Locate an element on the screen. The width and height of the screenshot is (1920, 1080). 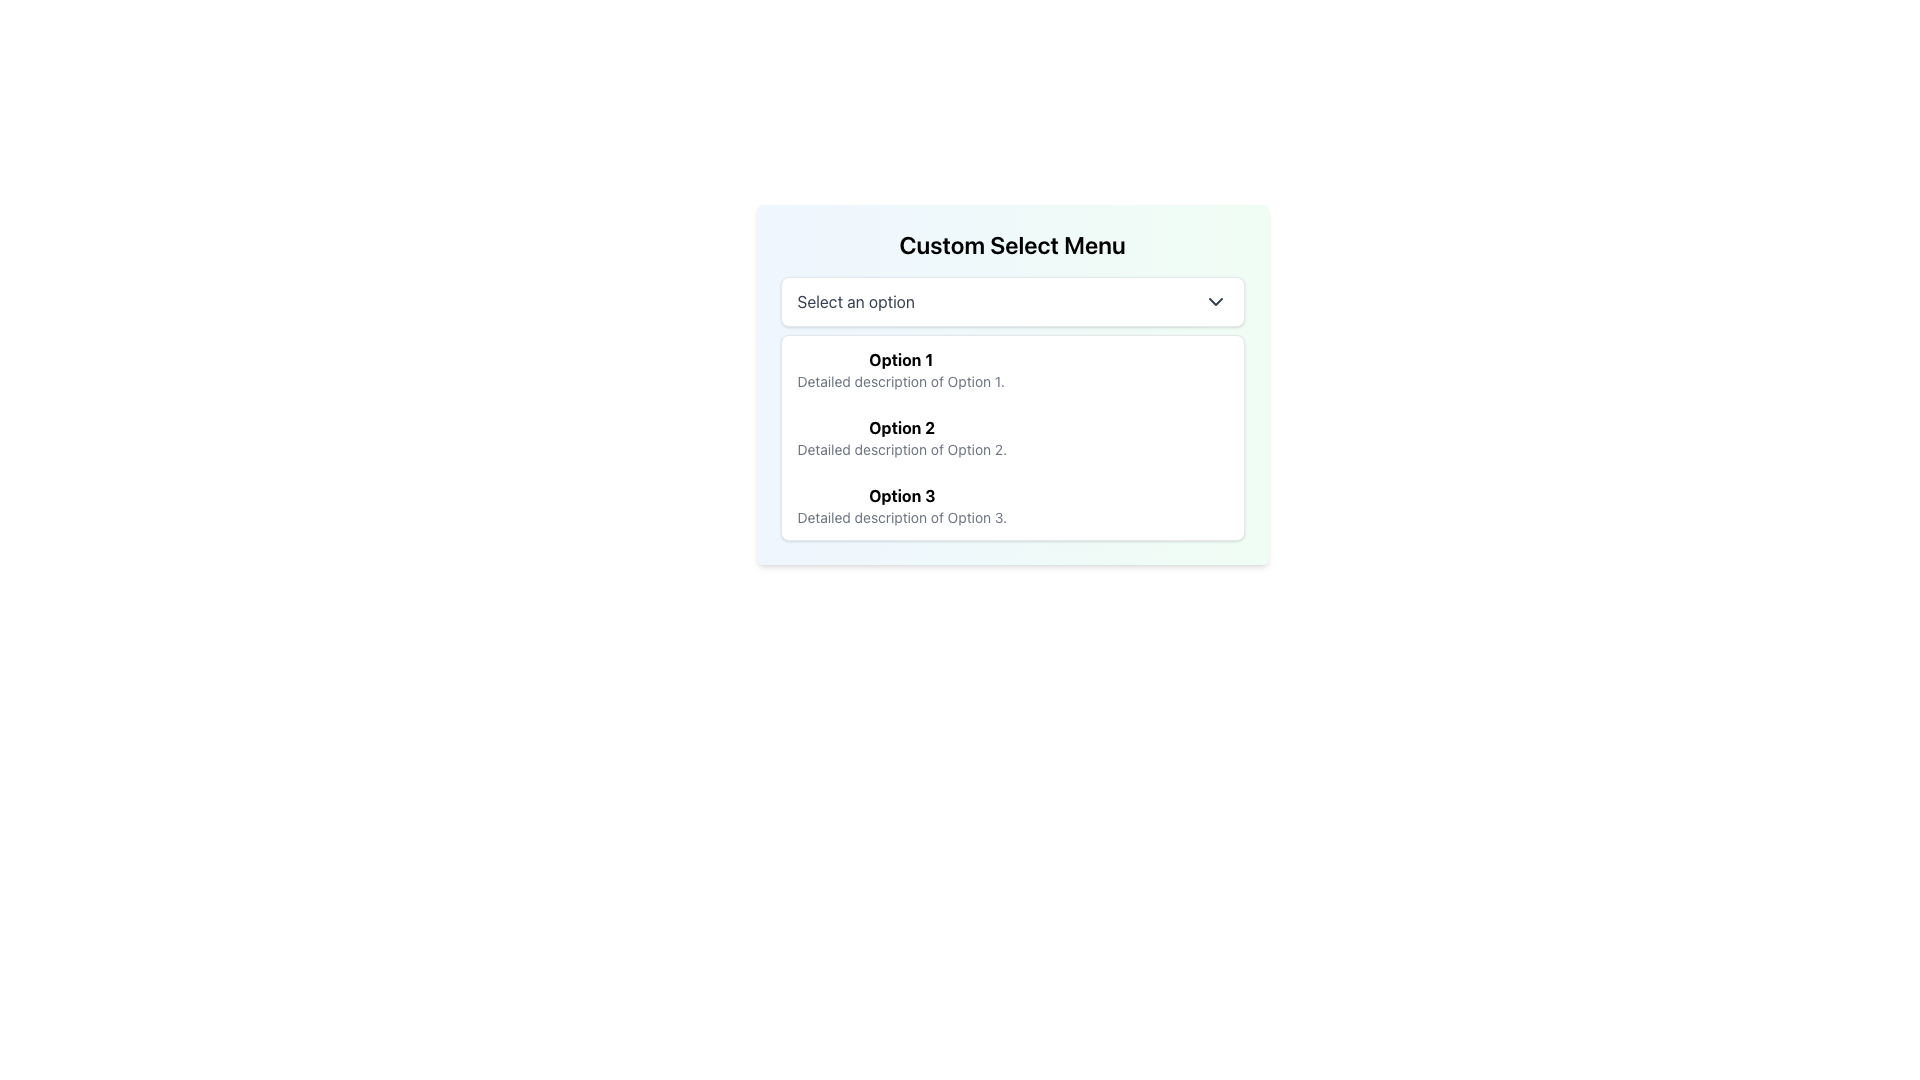
to select the menu item labeled 'Option 2' with a detailed description in a dropdown menu is located at coordinates (1012, 437).